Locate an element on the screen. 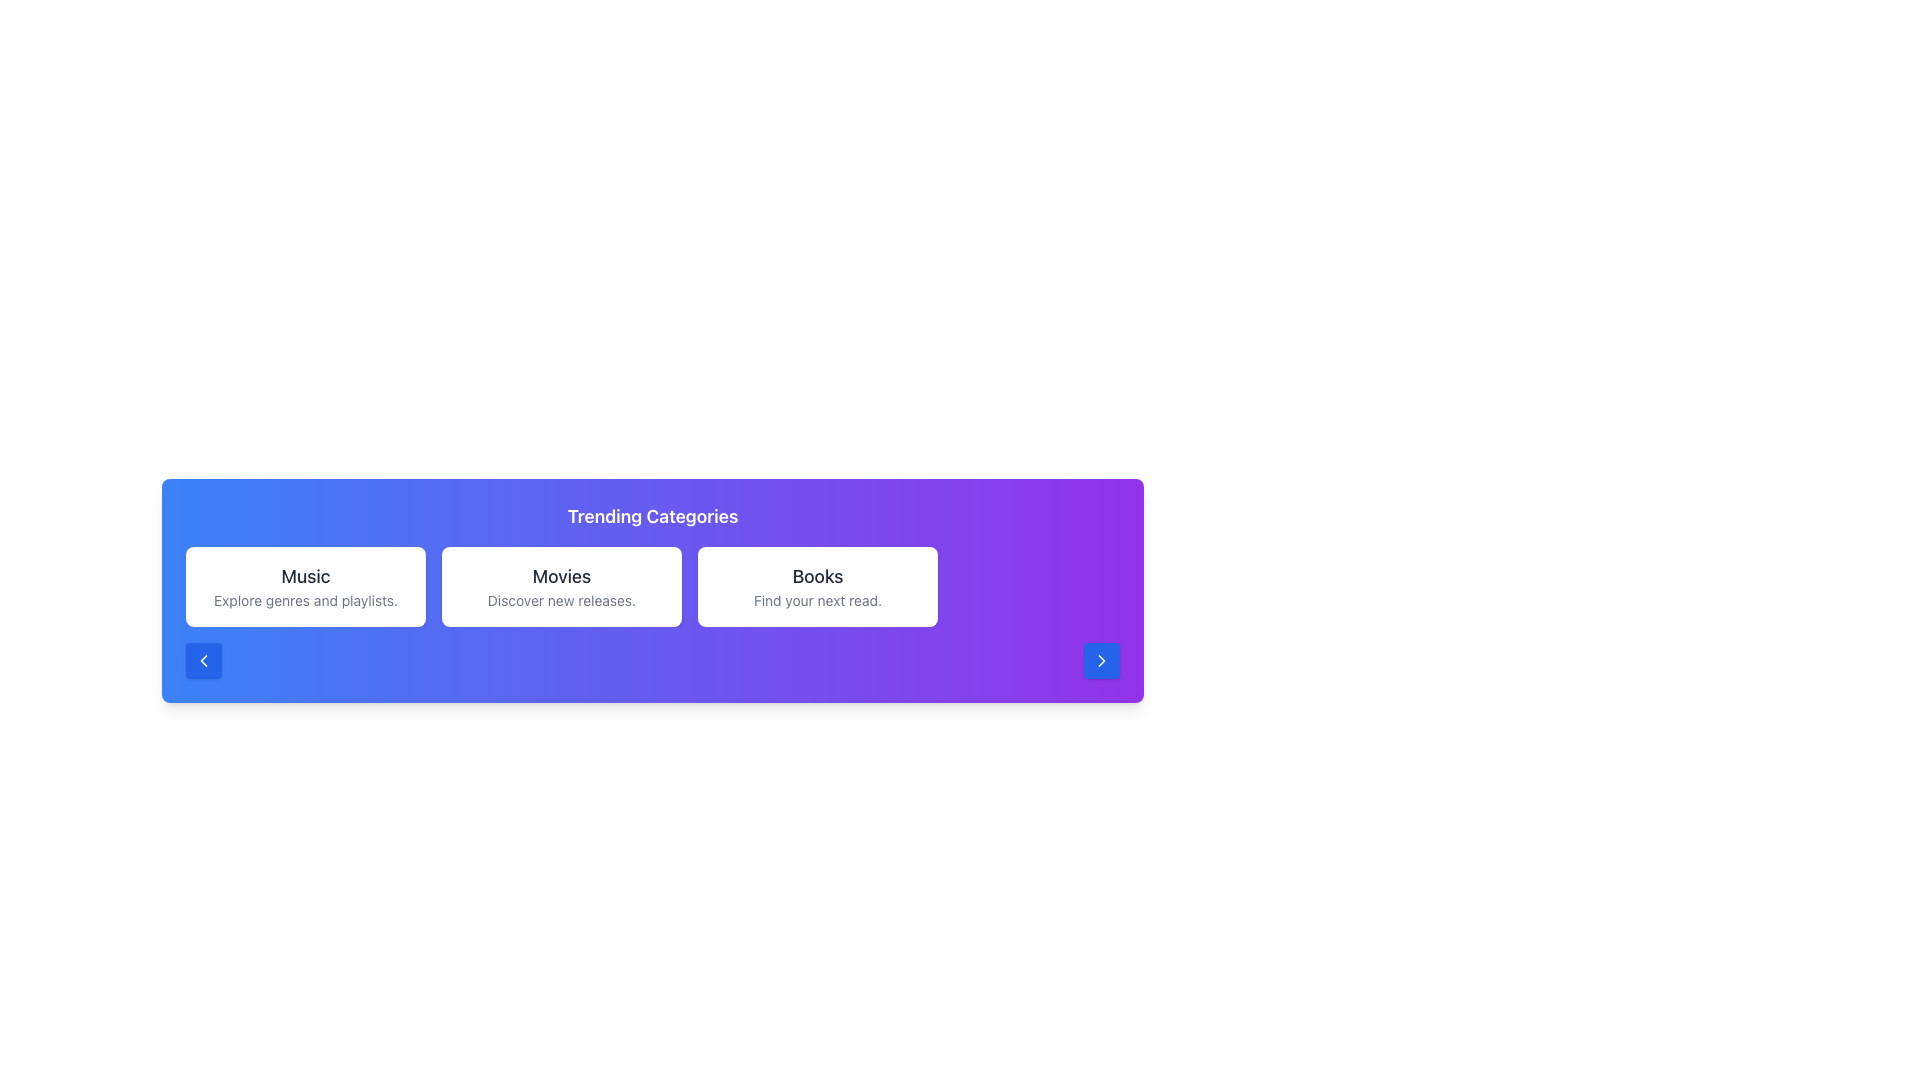  the Chevron-Right icon, which is a minimalist arrow icon used for navigation, located in the bottom-right corner of the blue-to-purple gradient section adjacent to a white card labeled 'Books' is located at coordinates (1101, 660).